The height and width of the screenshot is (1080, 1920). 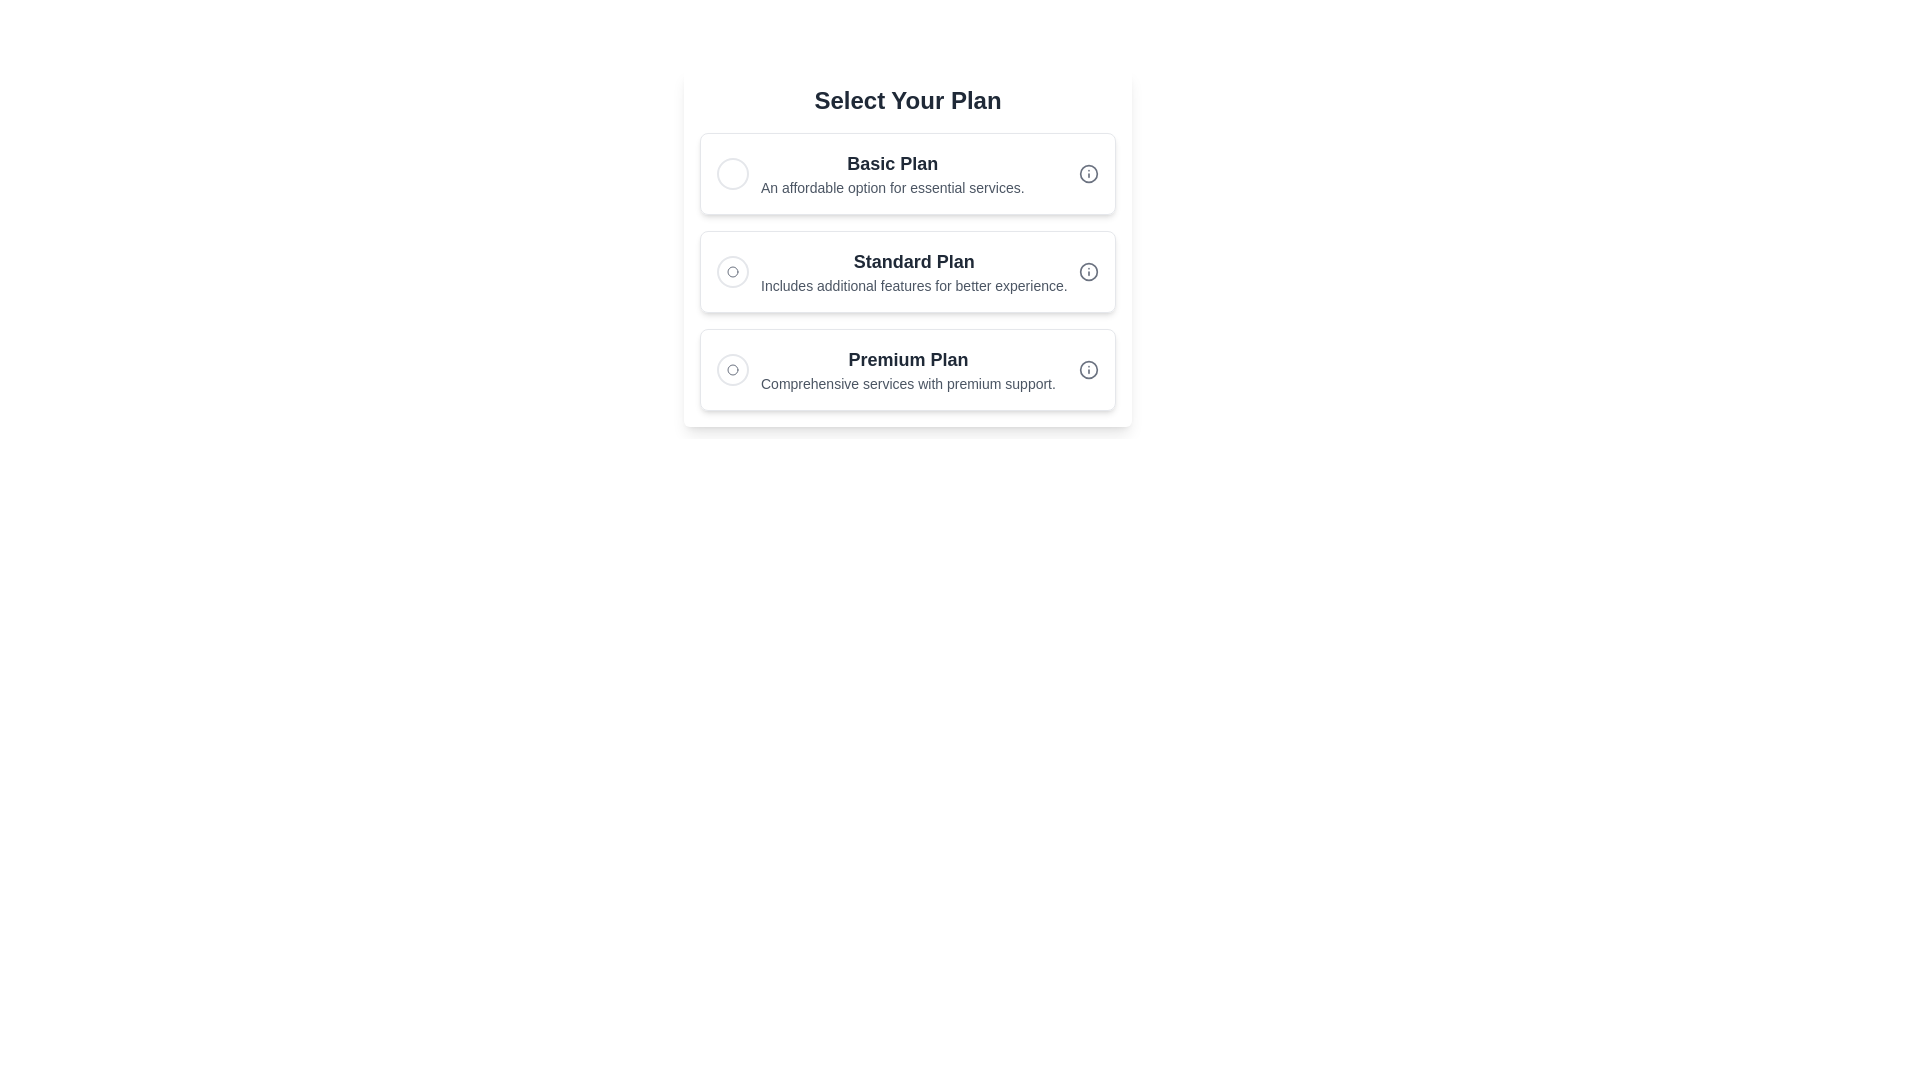 I want to click on the 'Premium Plan' text label, which is a bold, large-sized header in dark gray color, indicating the third option in the list of plans, so click(x=907, y=358).